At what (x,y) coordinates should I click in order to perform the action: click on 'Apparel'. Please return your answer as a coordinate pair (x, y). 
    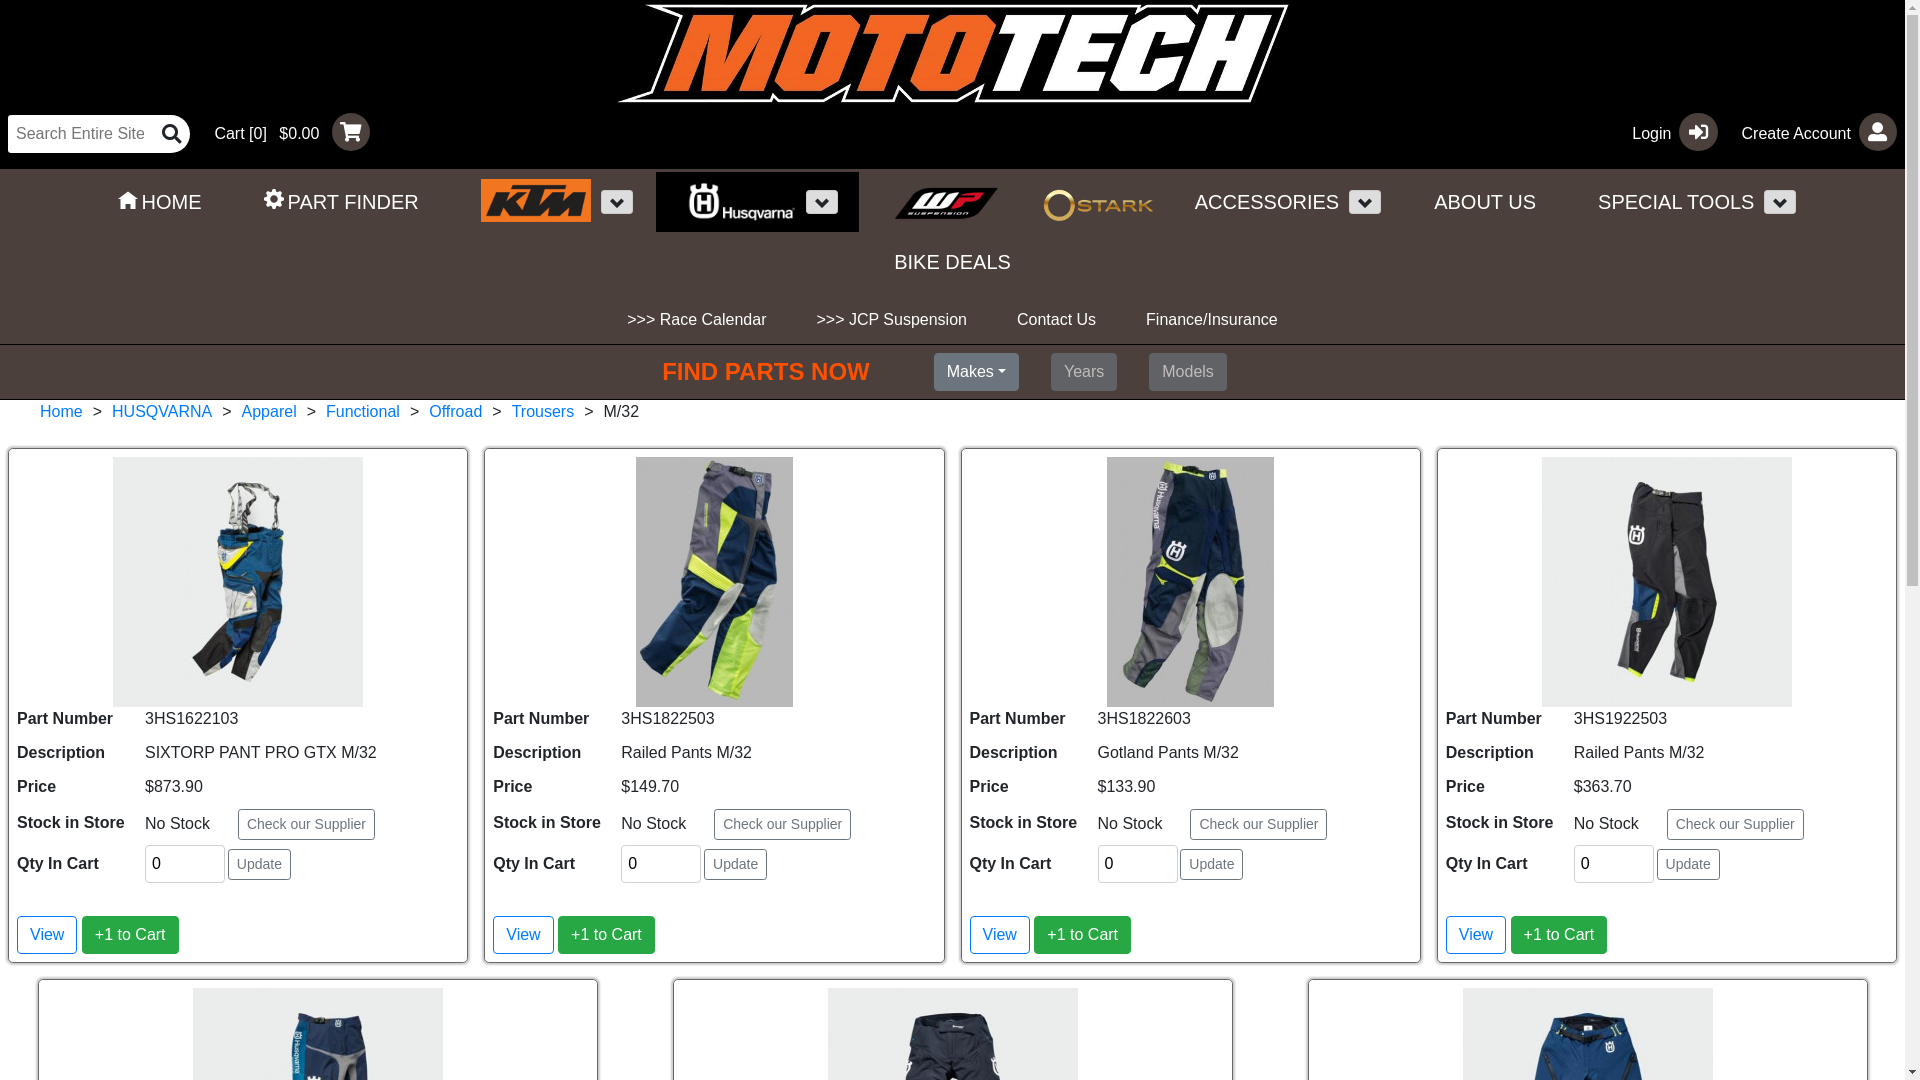
    Looking at the image, I should click on (240, 410).